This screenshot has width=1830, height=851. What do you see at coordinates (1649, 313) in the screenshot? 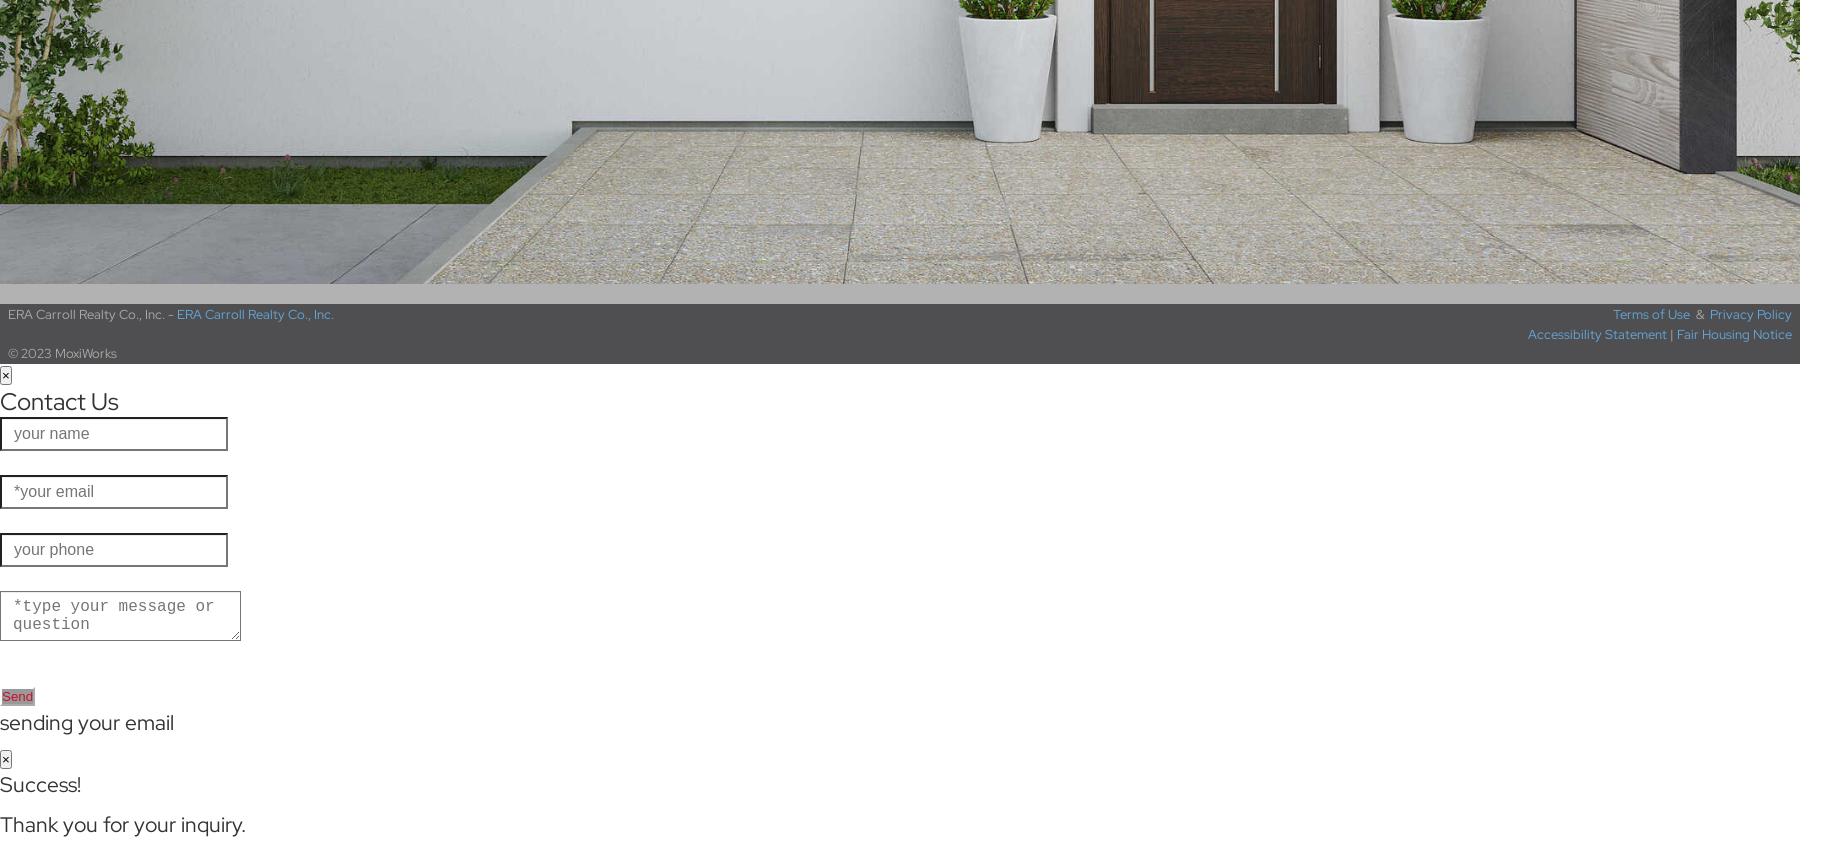
I see `'Terms of Use'` at bounding box center [1649, 313].